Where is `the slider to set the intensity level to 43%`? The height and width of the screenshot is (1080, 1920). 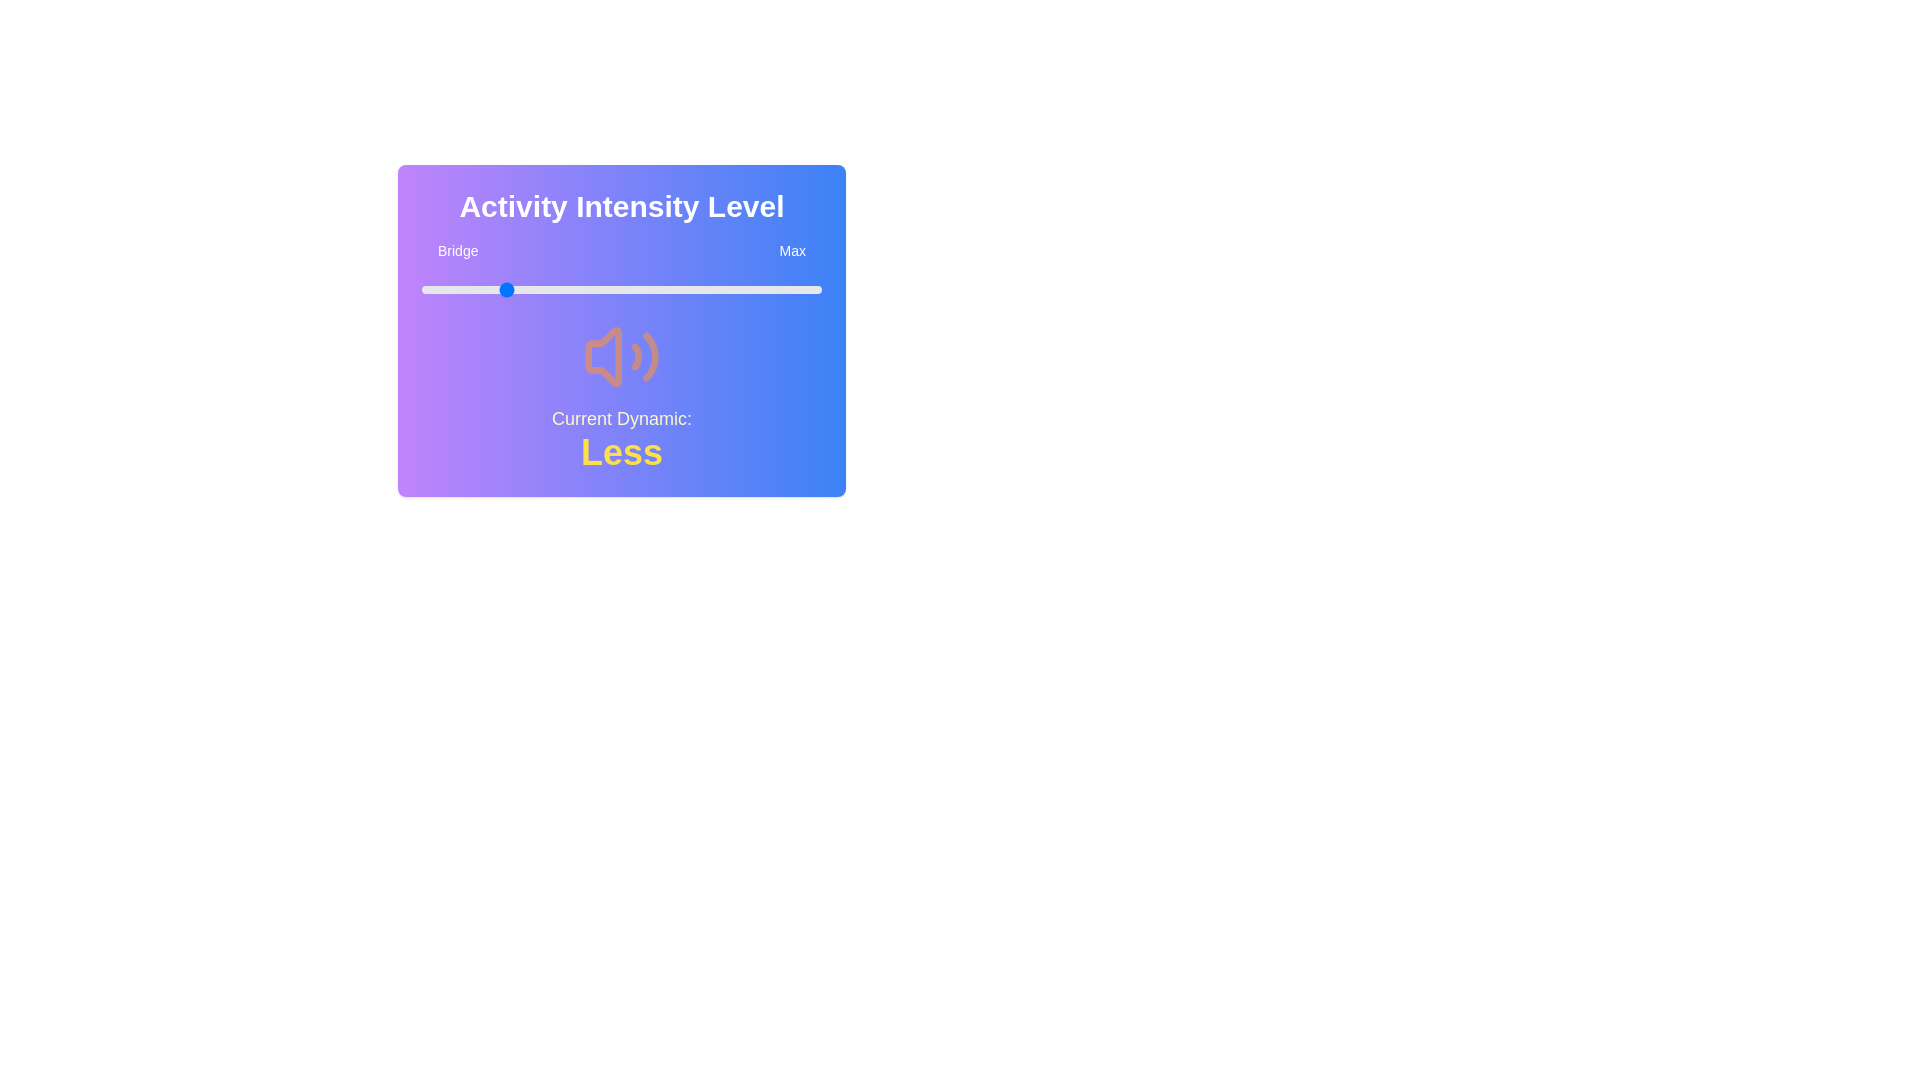 the slider to set the intensity level to 43% is located at coordinates (593, 289).